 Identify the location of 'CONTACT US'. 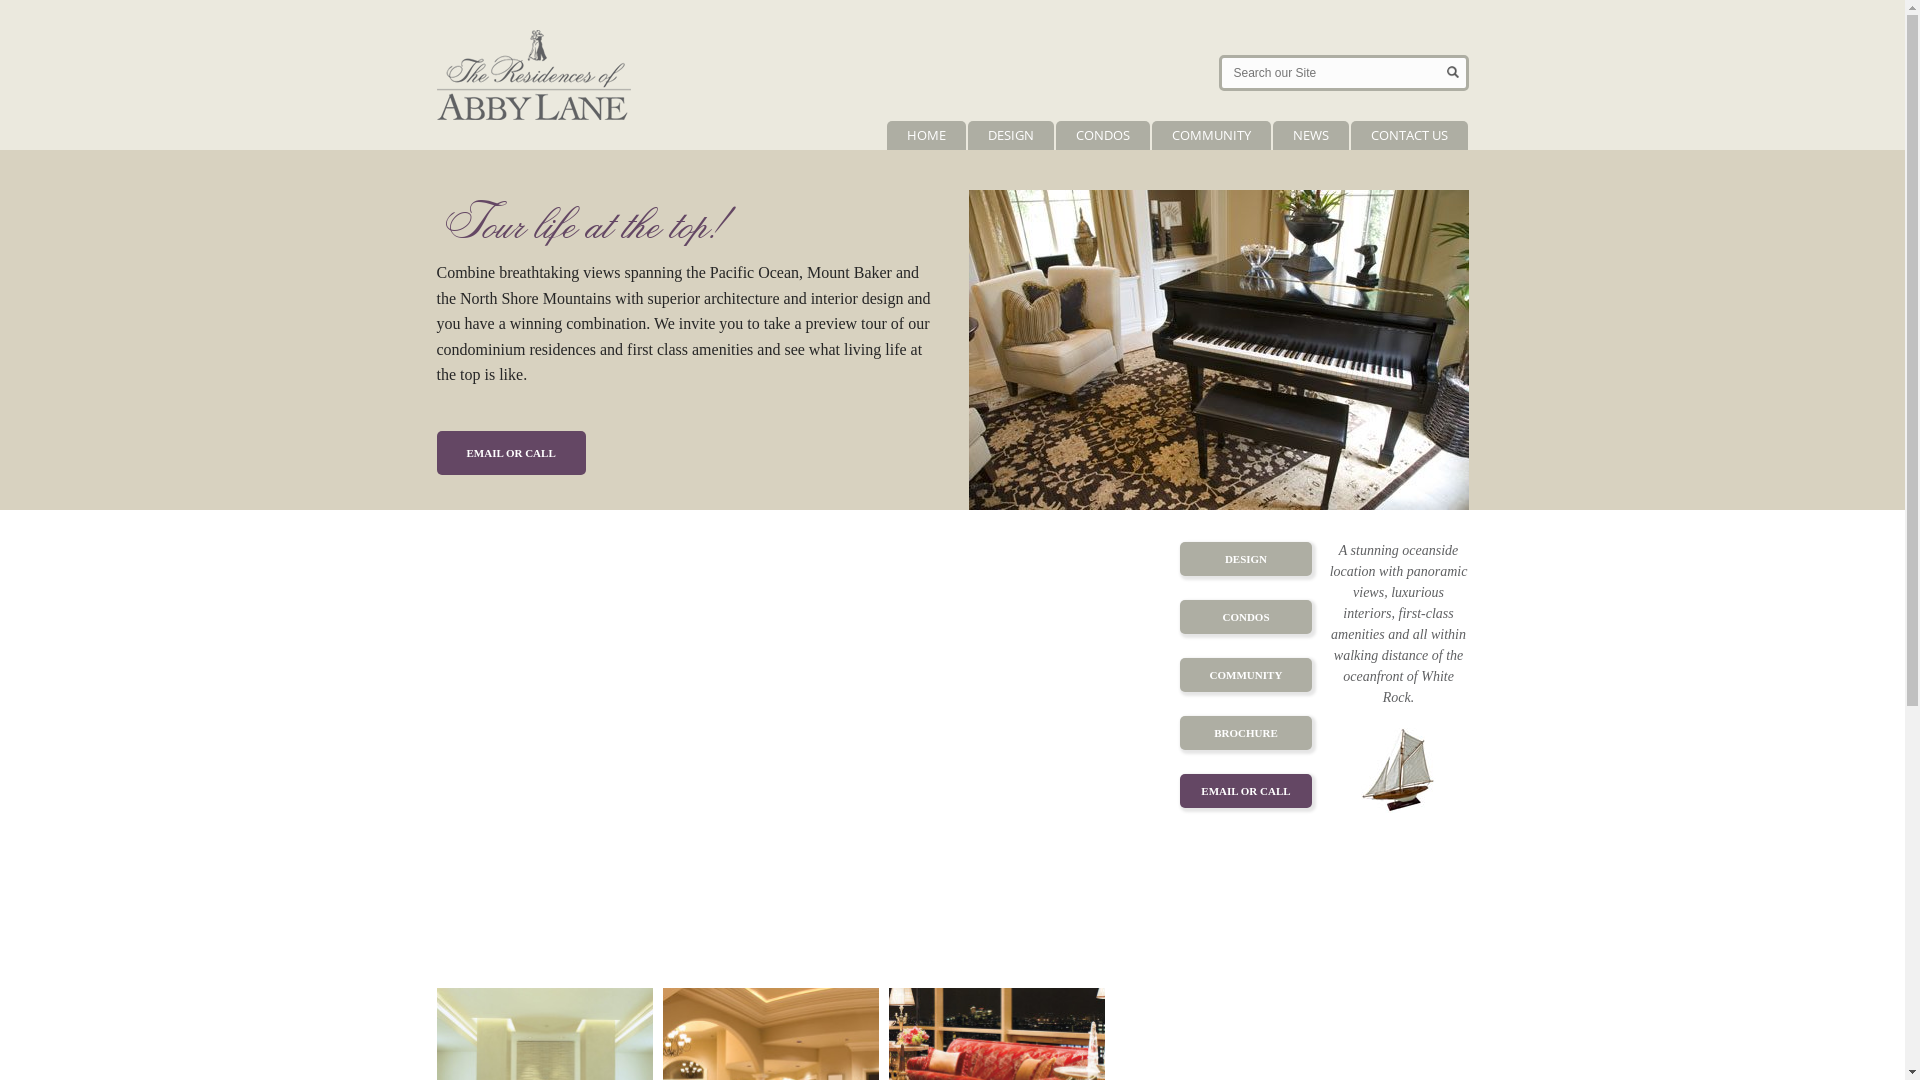
(1349, 135).